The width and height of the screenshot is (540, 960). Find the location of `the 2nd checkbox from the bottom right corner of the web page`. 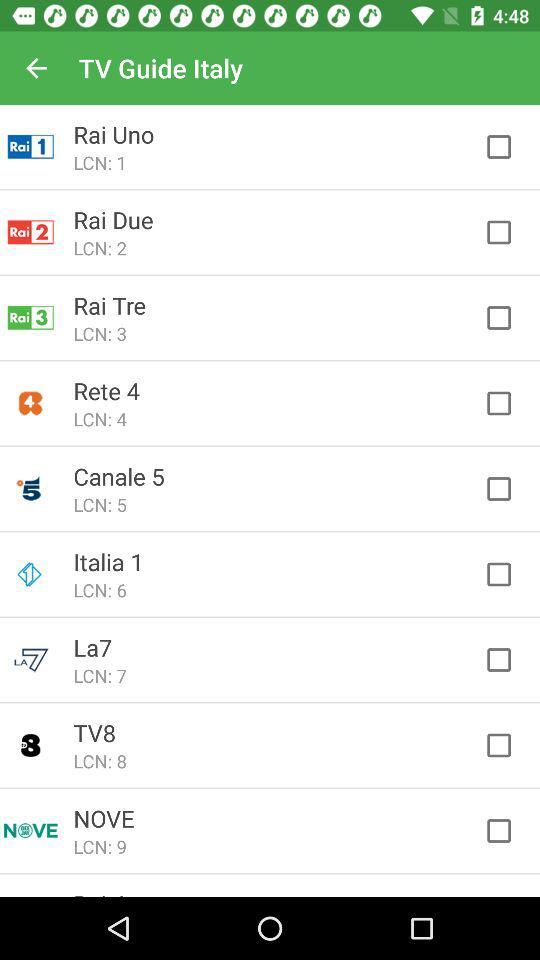

the 2nd checkbox from the bottom right corner of the web page is located at coordinates (509, 745).